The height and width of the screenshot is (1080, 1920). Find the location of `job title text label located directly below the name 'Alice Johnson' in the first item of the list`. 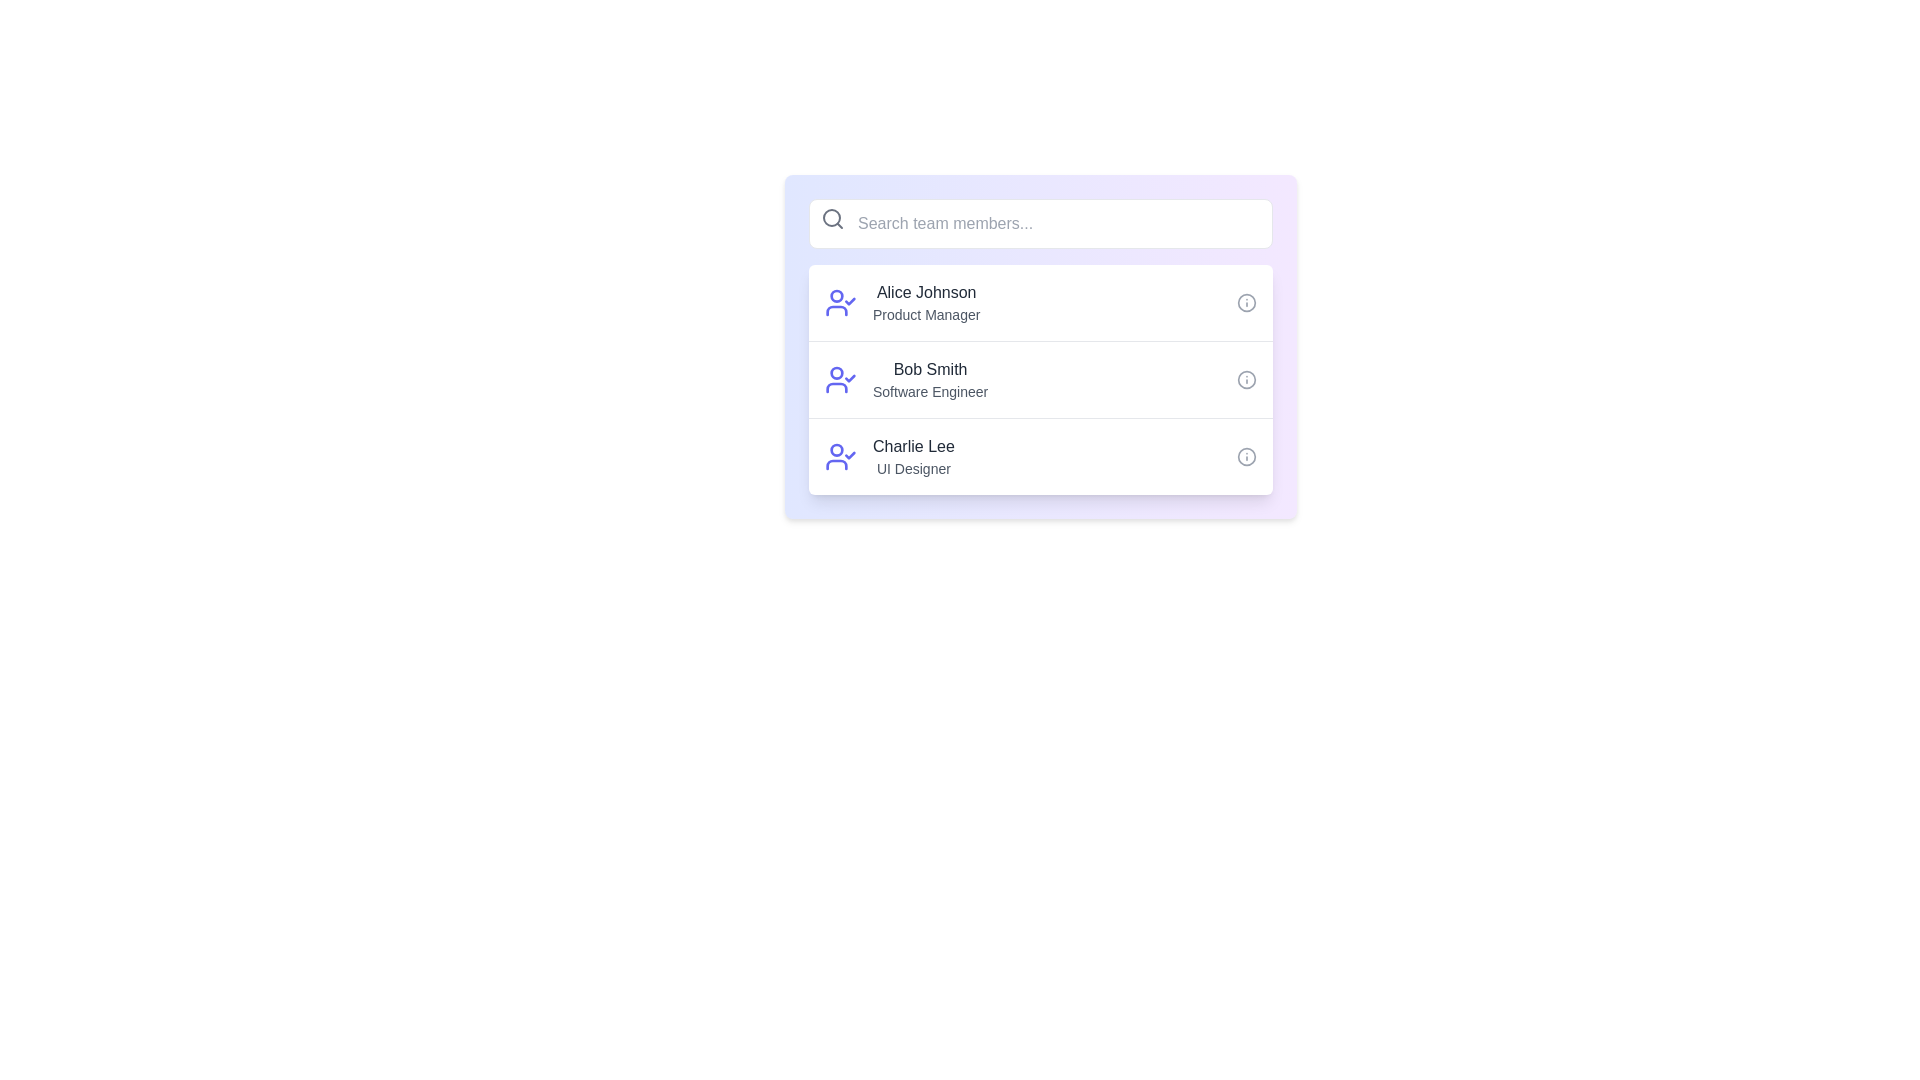

job title text label located directly below the name 'Alice Johnson' in the first item of the list is located at coordinates (925, 315).